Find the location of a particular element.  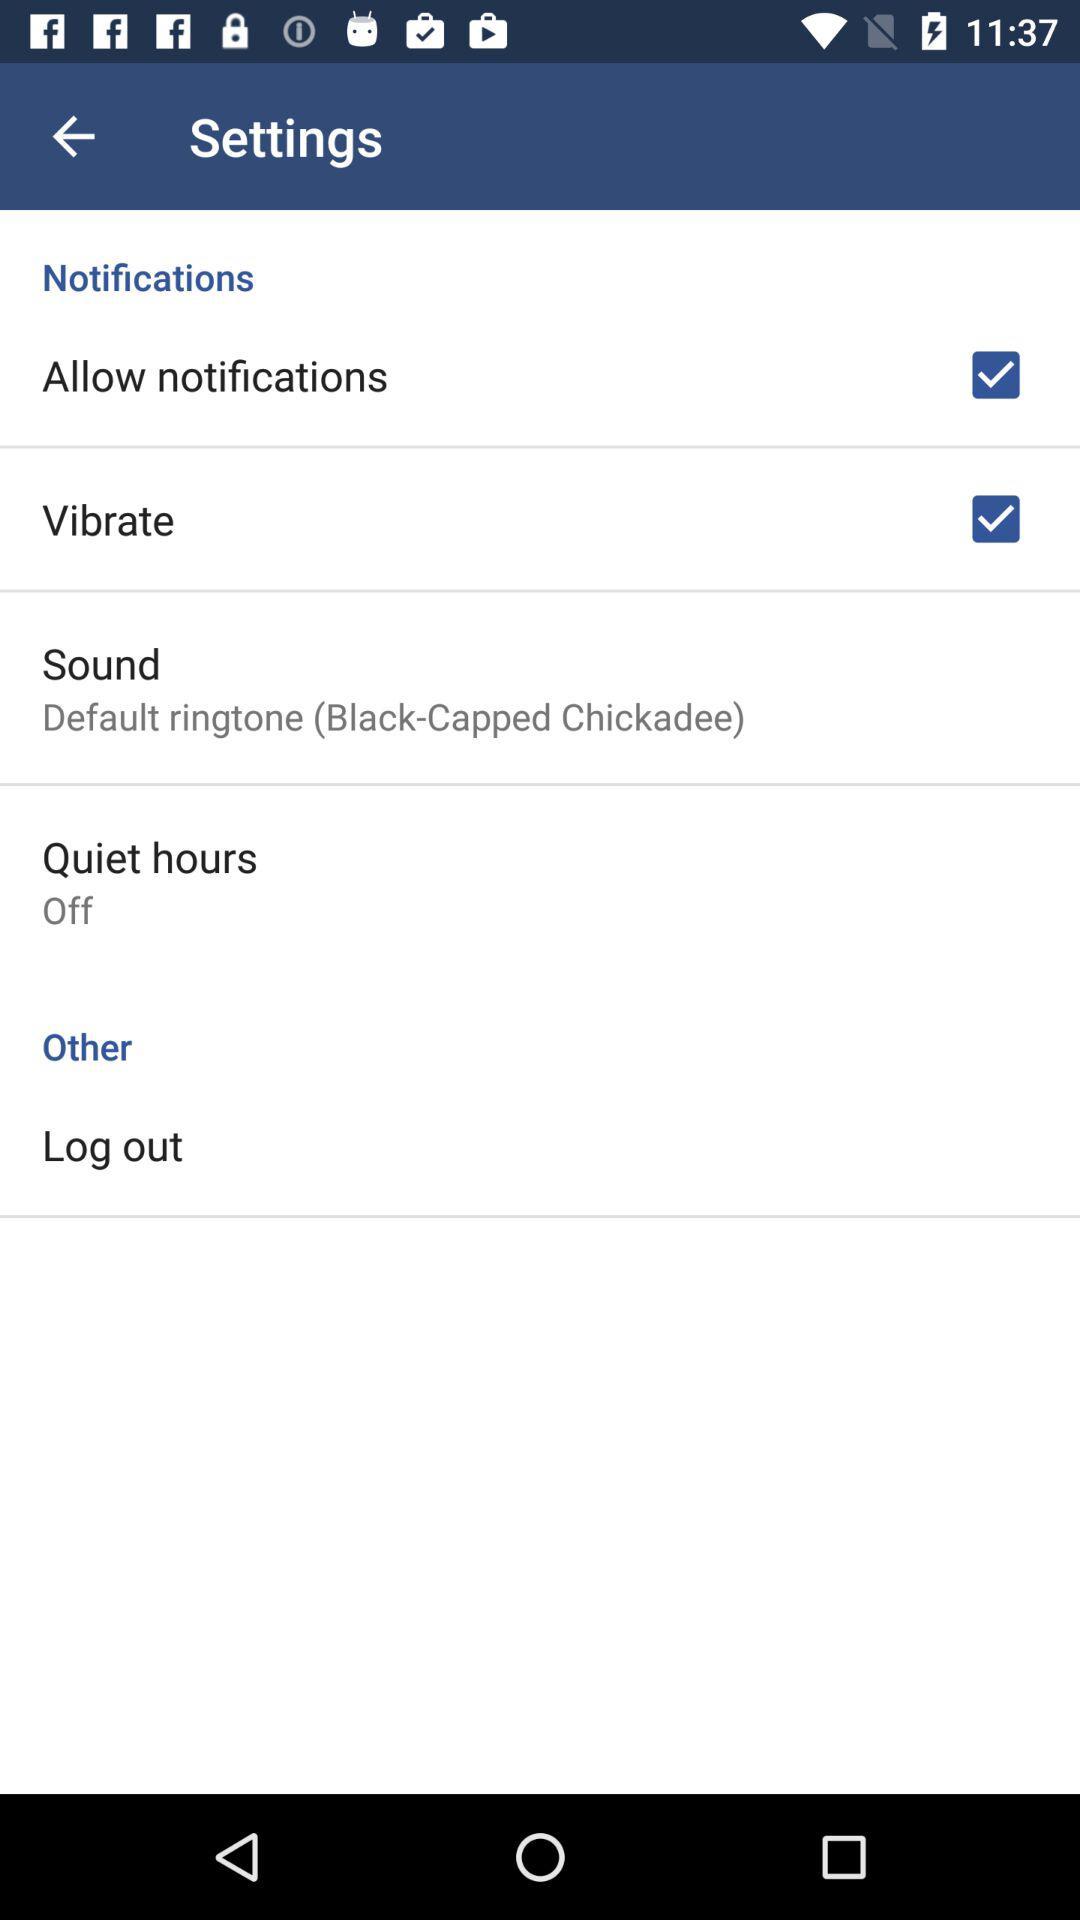

the vibrate is located at coordinates (108, 518).